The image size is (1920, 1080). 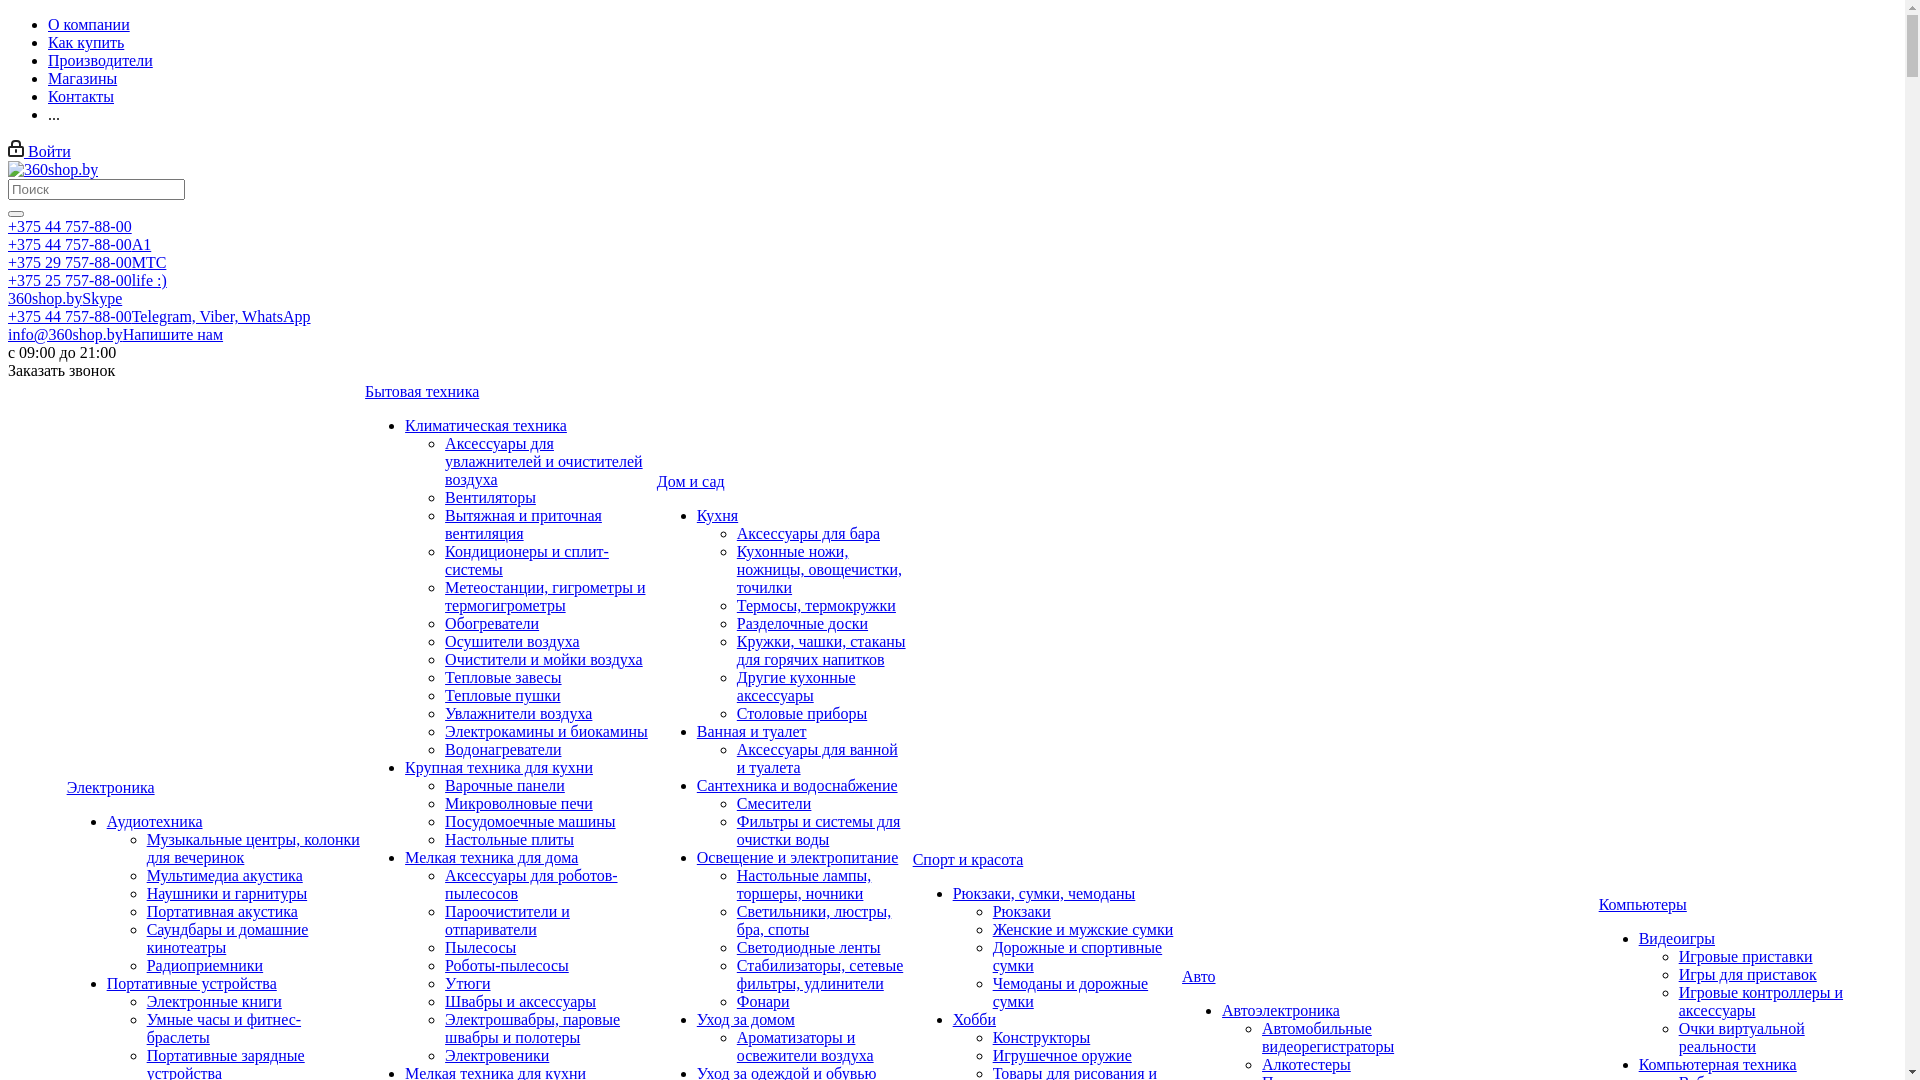 What do you see at coordinates (65, 298) in the screenshot?
I see `'360shop.bySkype'` at bounding box center [65, 298].